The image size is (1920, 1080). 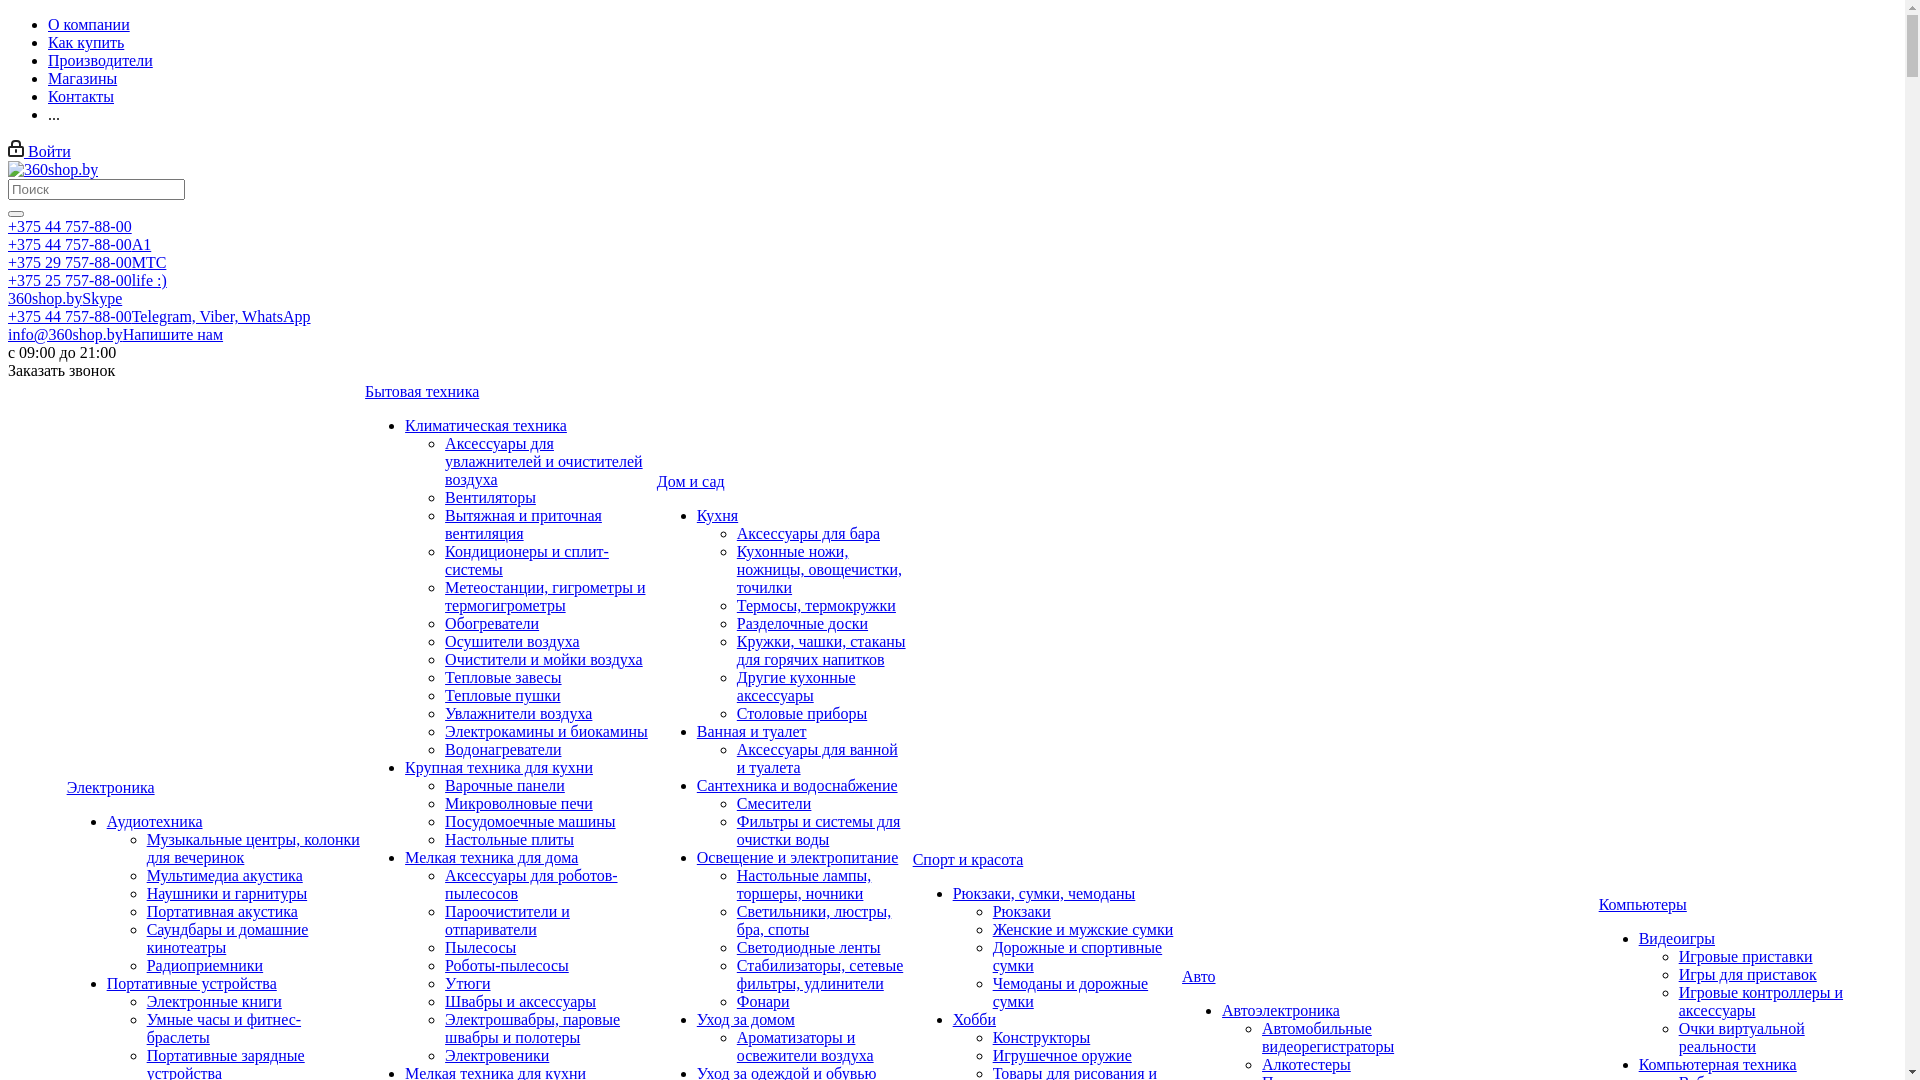 What do you see at coordinates (65, 298) in the screenshot?
I see `'360shop.bySkype'` at bounding box center [65, 298].